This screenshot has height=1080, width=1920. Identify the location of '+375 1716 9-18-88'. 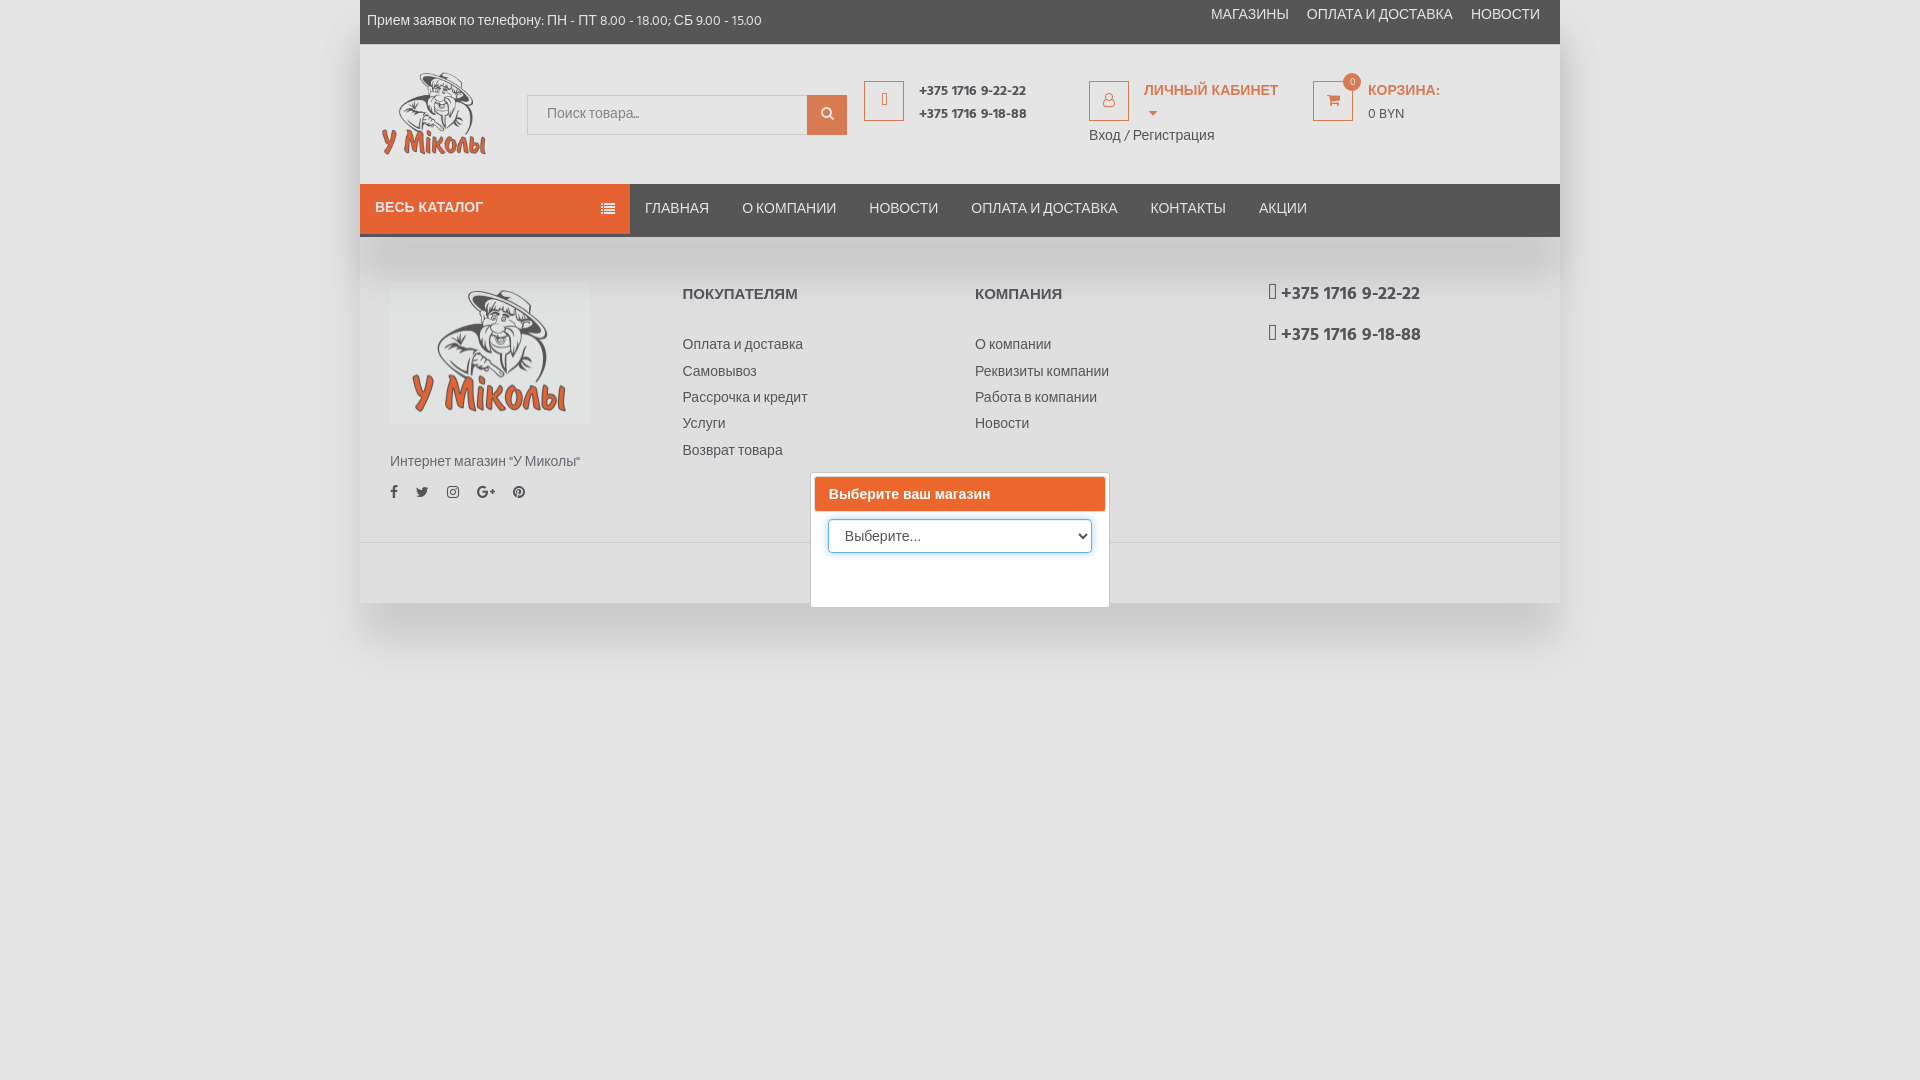
(994, 115).